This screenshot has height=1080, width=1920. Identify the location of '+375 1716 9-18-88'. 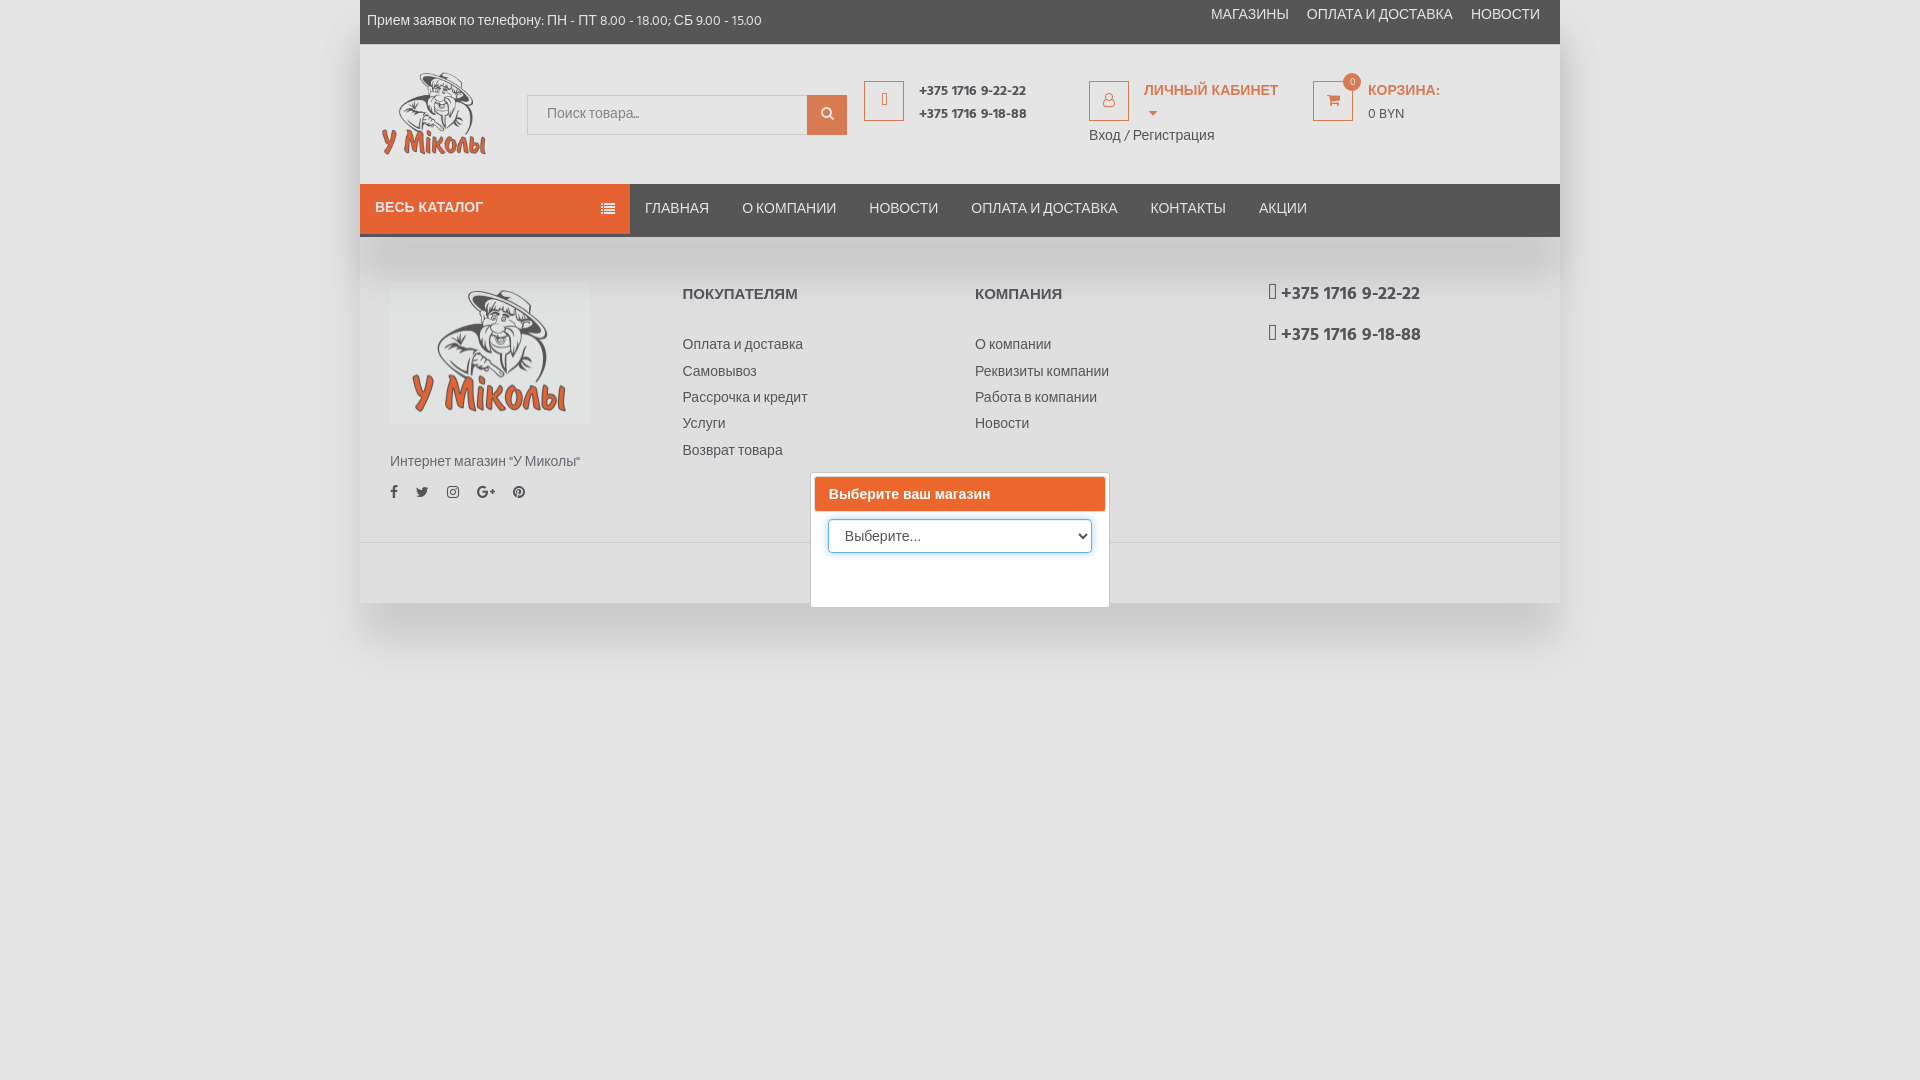
(994, 115).